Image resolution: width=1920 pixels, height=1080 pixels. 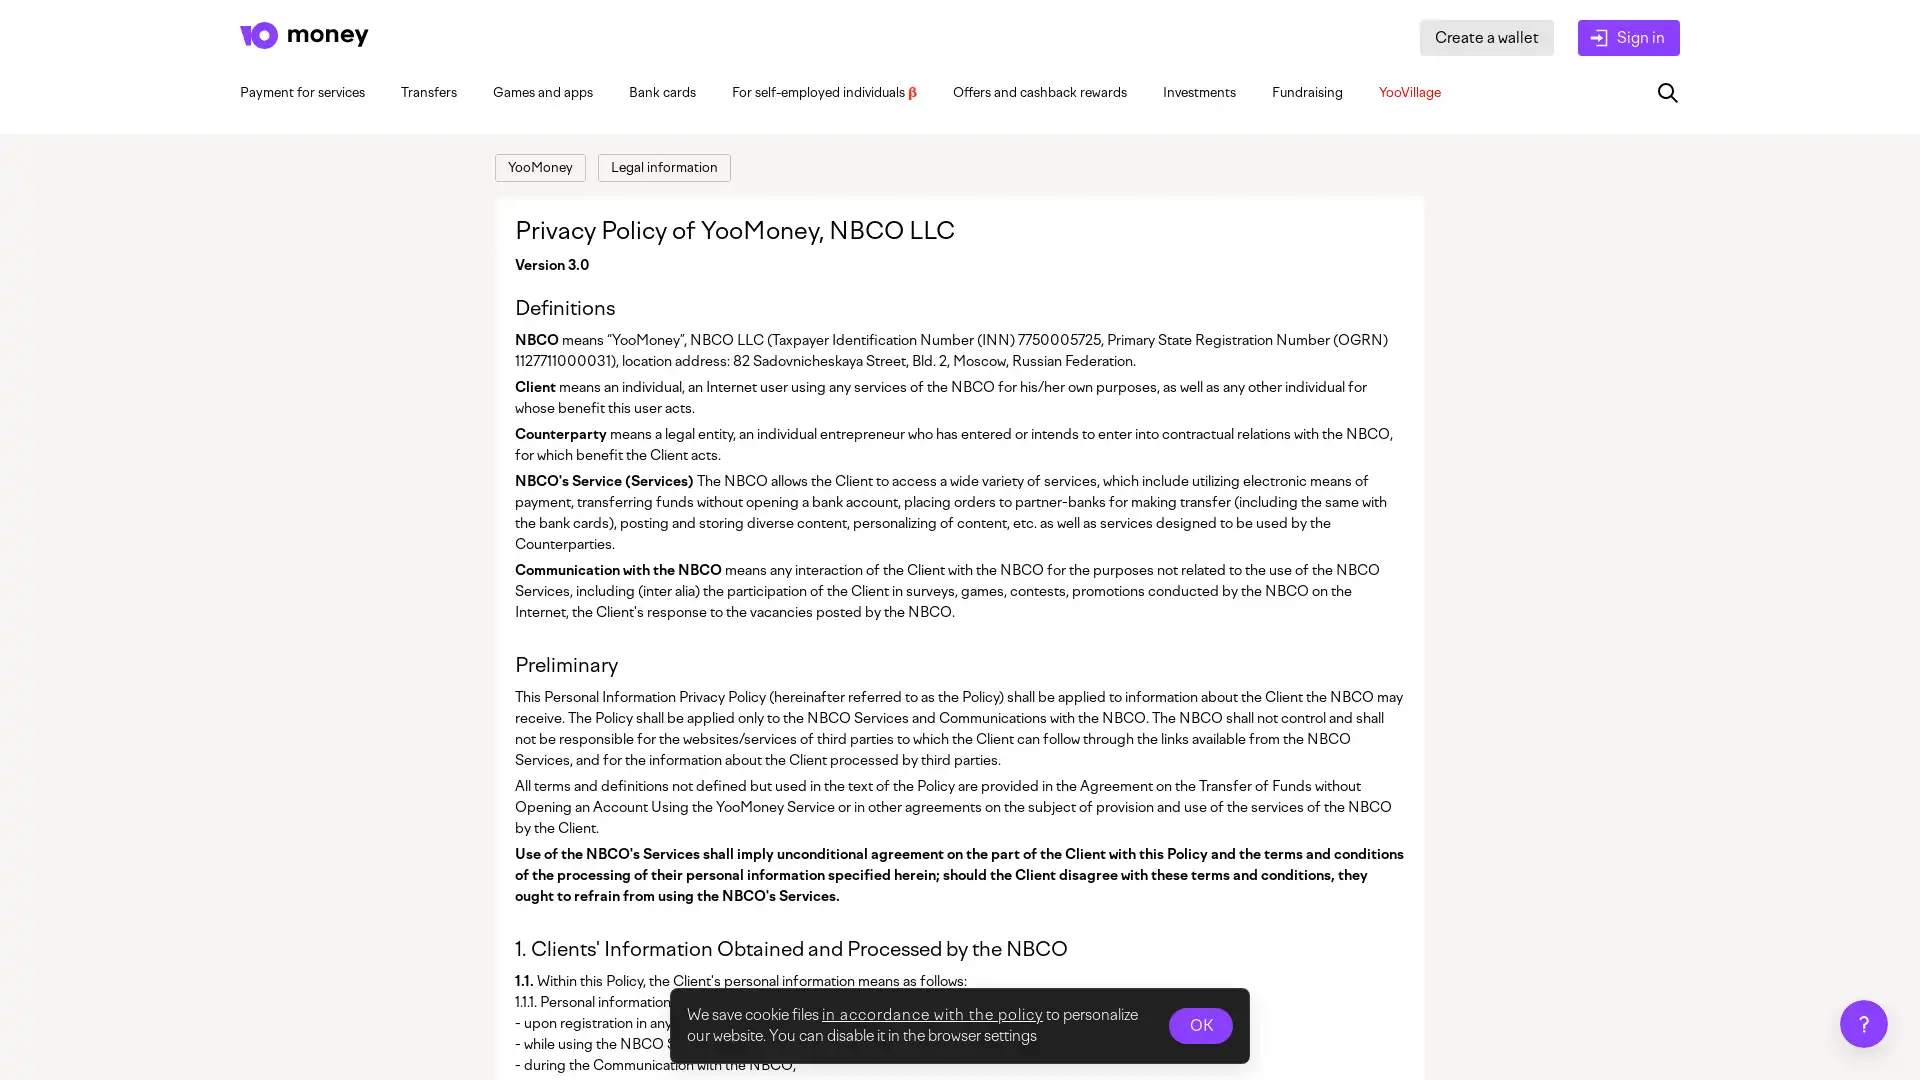 I want to click on OK, so click(x=1200, y=1026).